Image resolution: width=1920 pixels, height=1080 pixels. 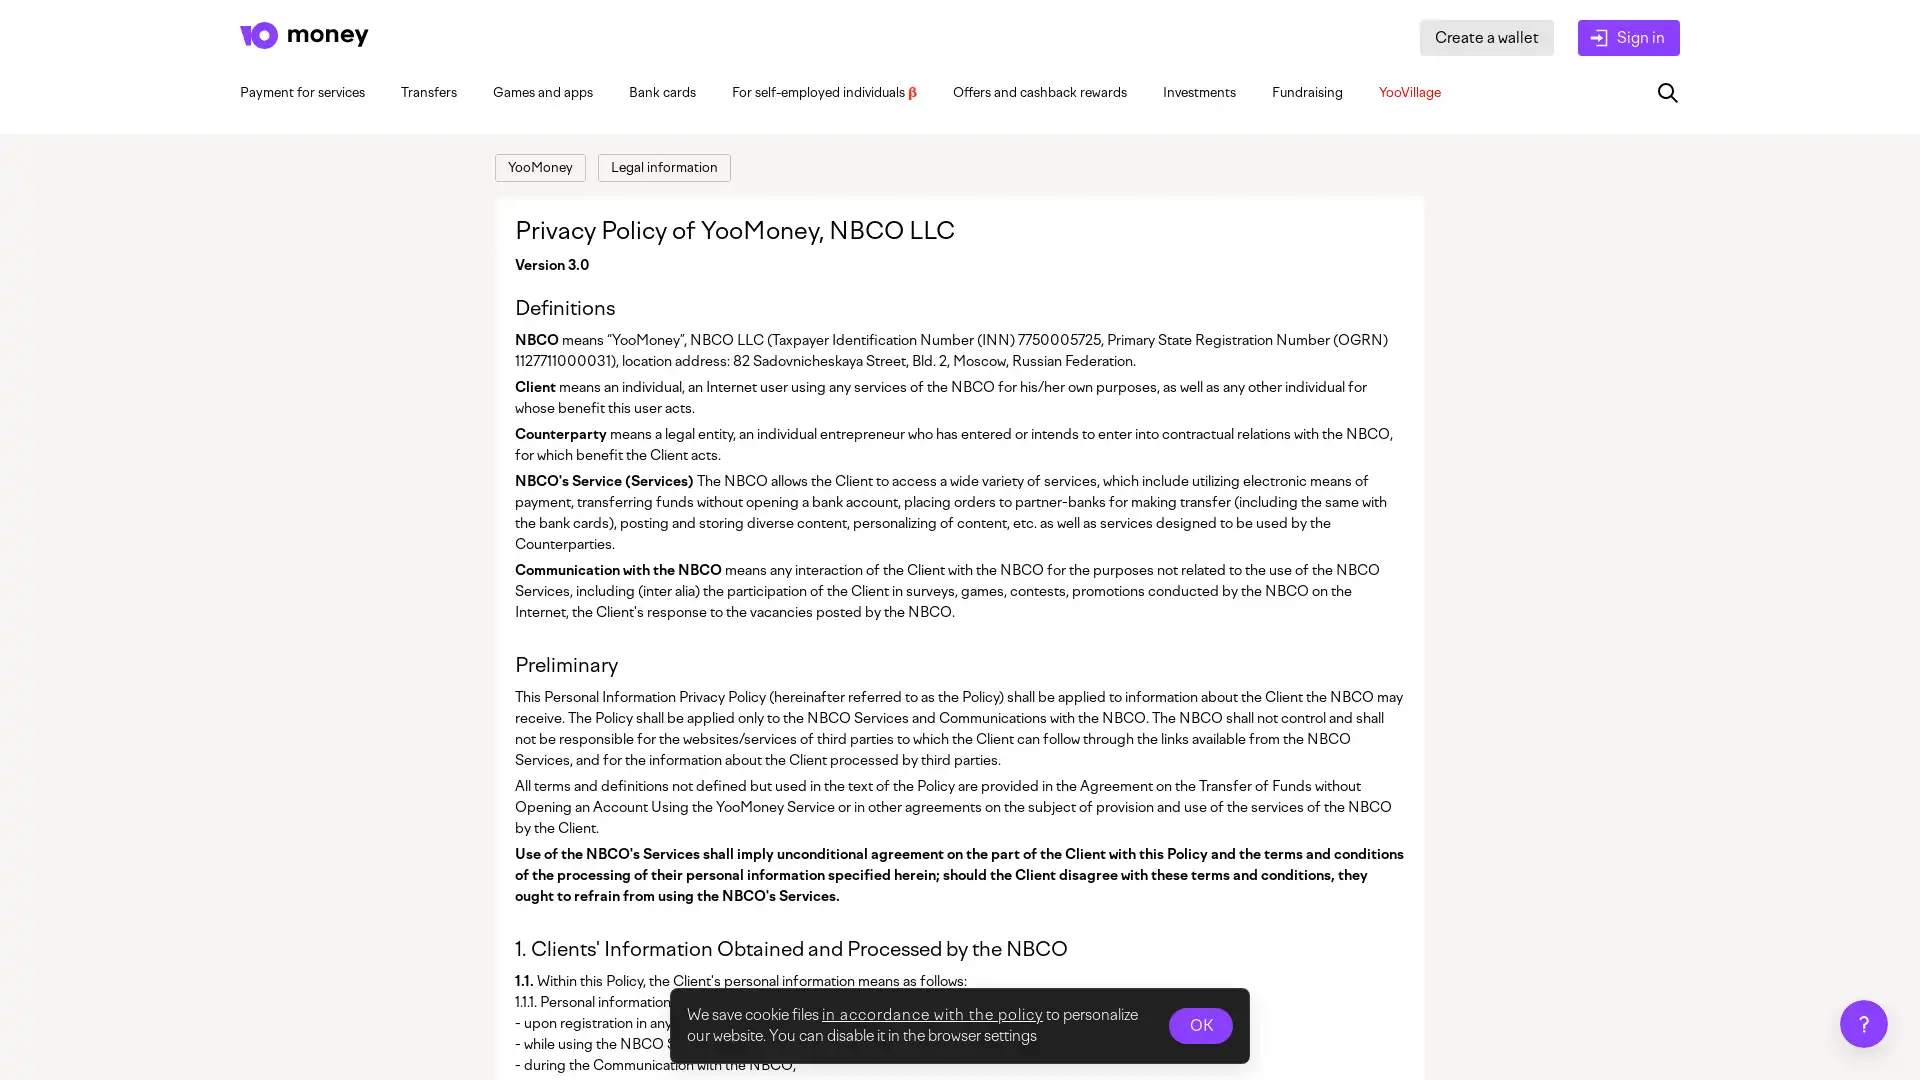 I want to click on OK, so click(x=1200, y=1026).